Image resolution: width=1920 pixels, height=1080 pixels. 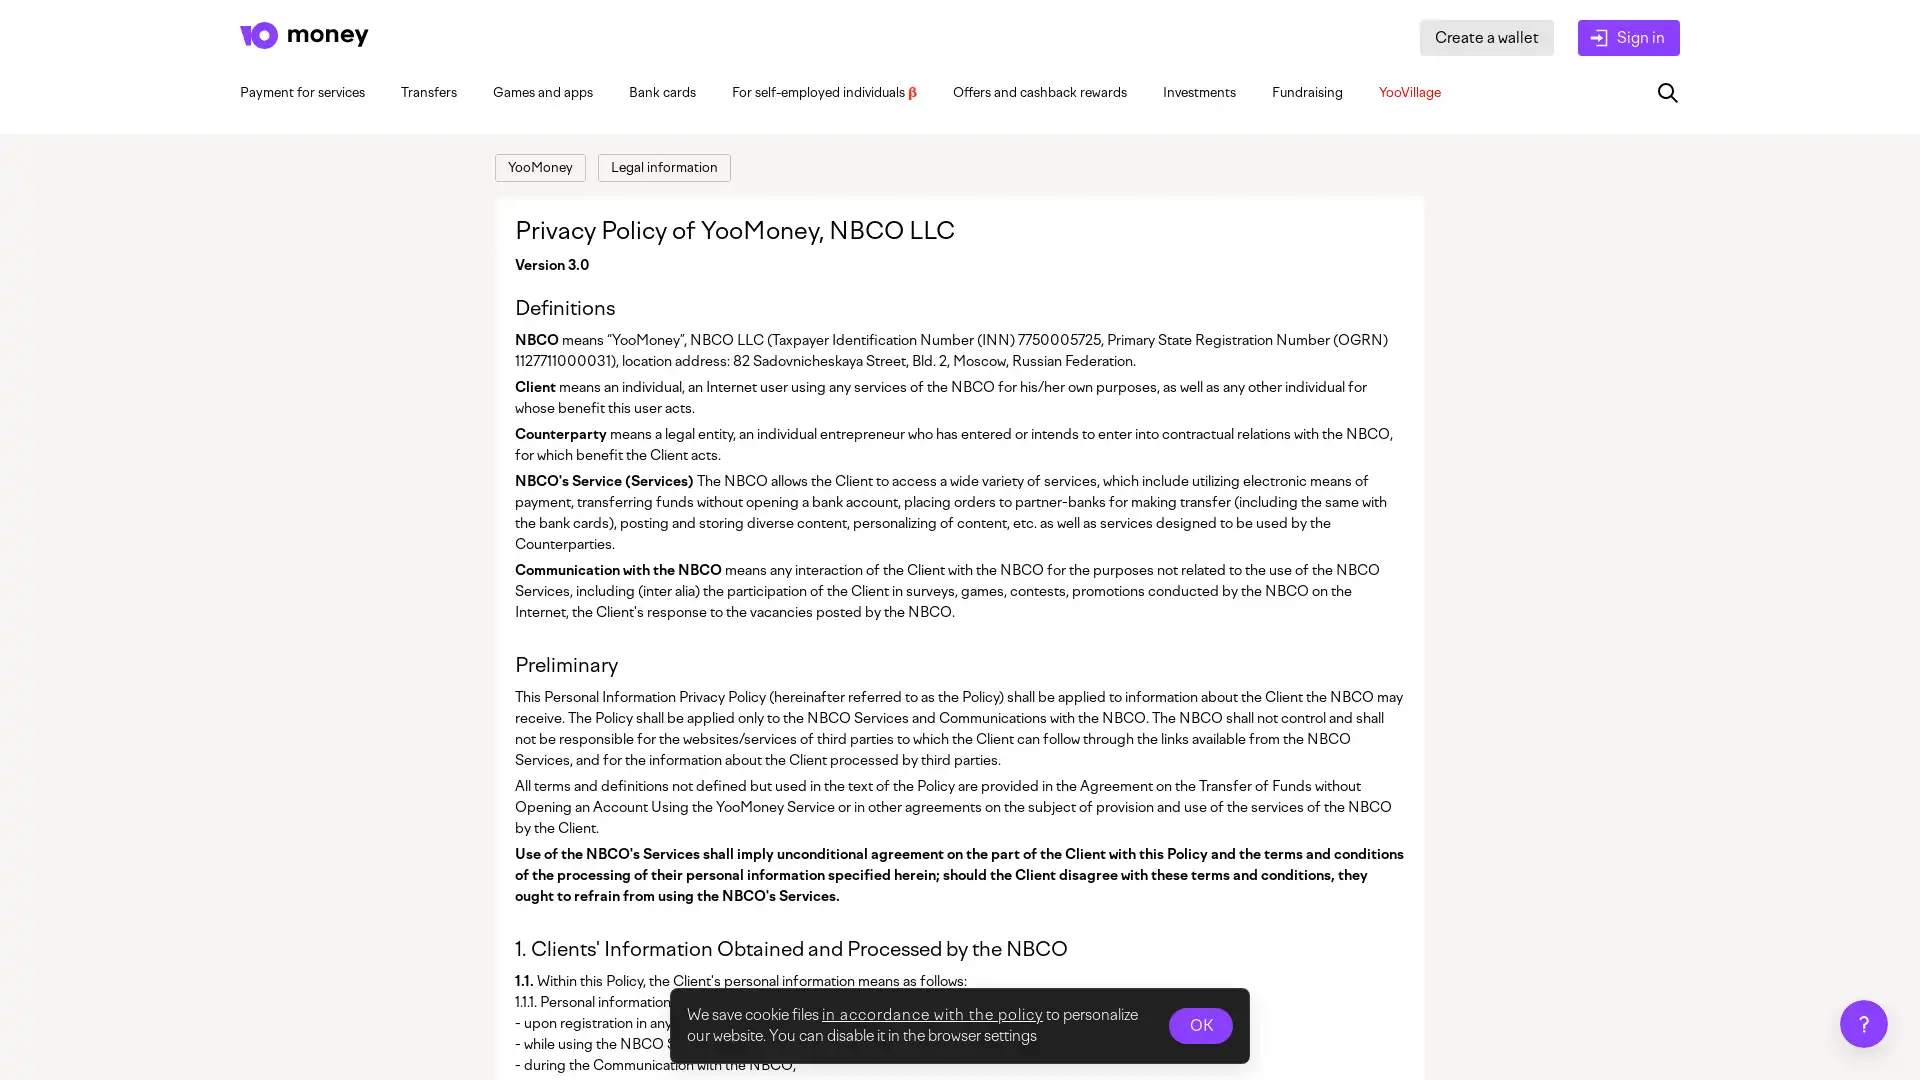 I want to click on OK, so click(x=1200, y=1026).